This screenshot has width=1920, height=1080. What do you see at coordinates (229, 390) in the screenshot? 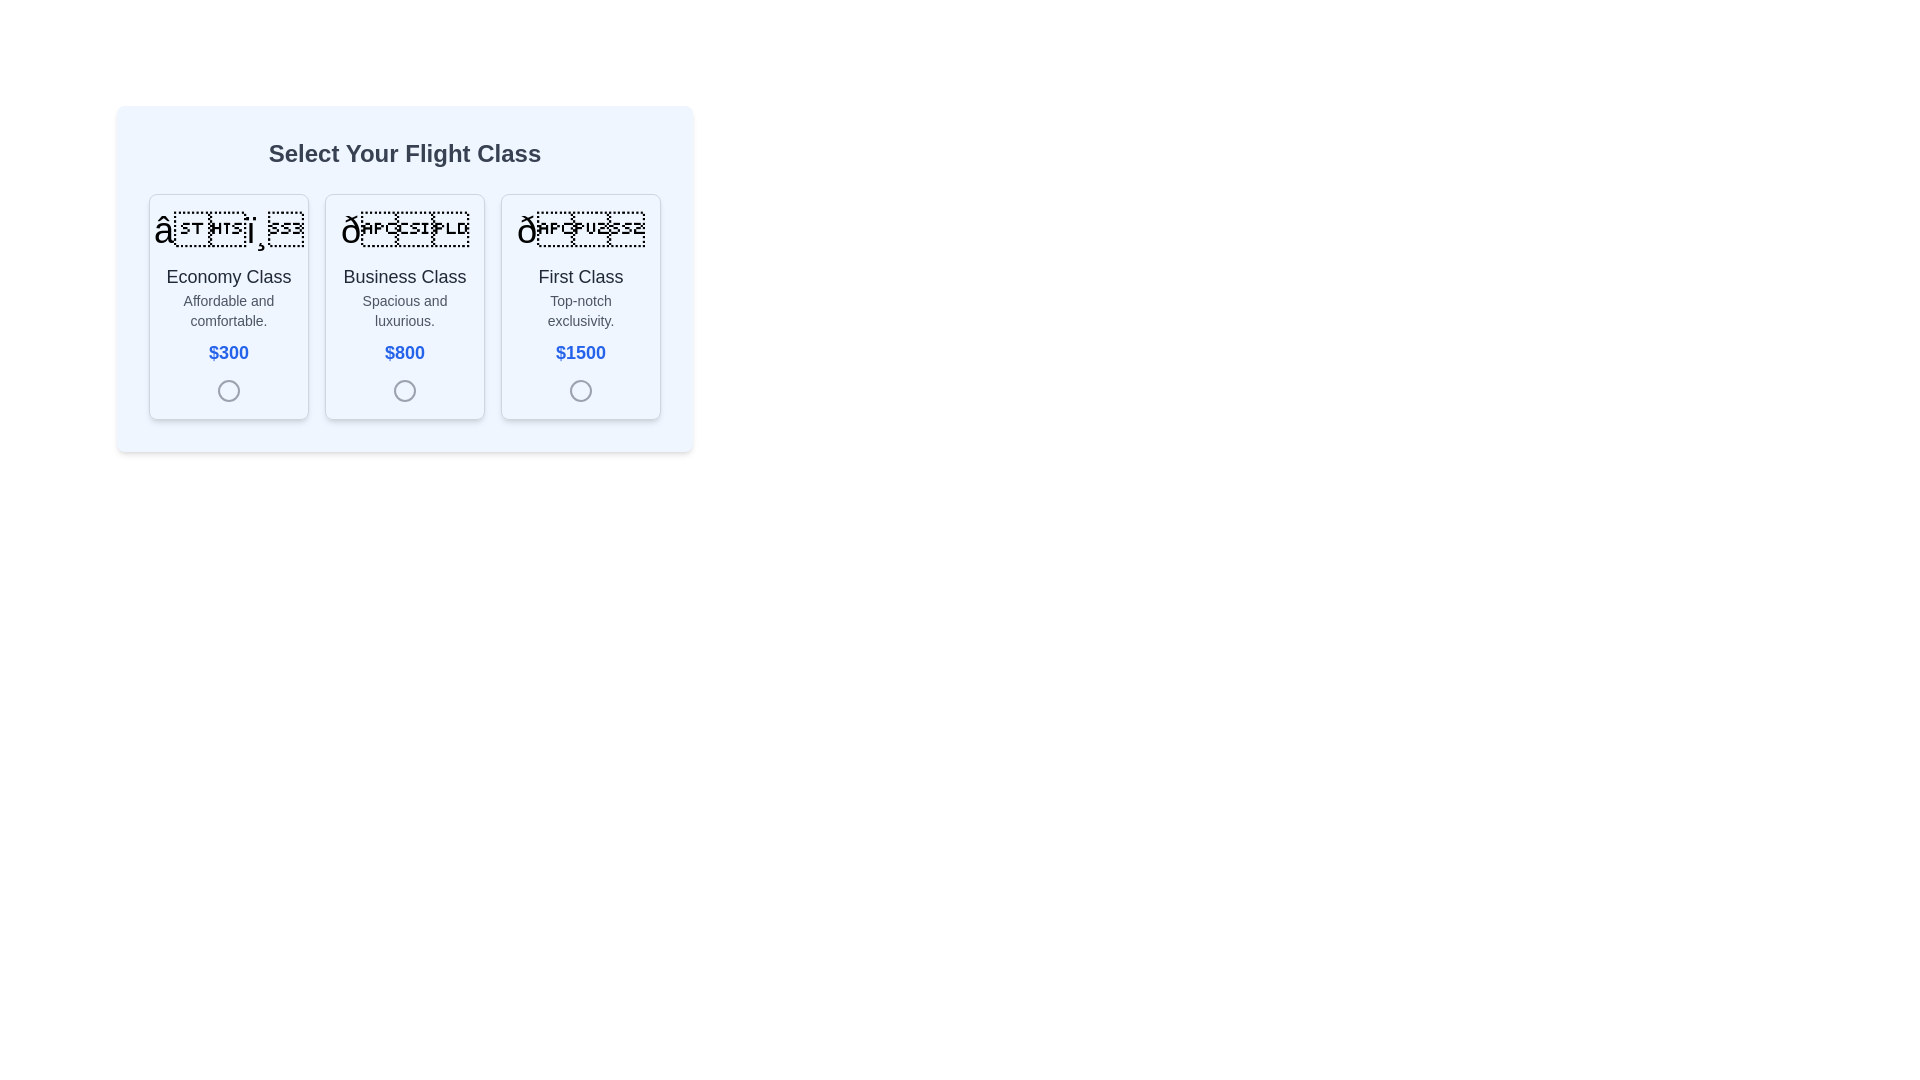
I see `the radio button within the 'Economy Class' card, located below the '$300' text` at bounding box center [229, 390].